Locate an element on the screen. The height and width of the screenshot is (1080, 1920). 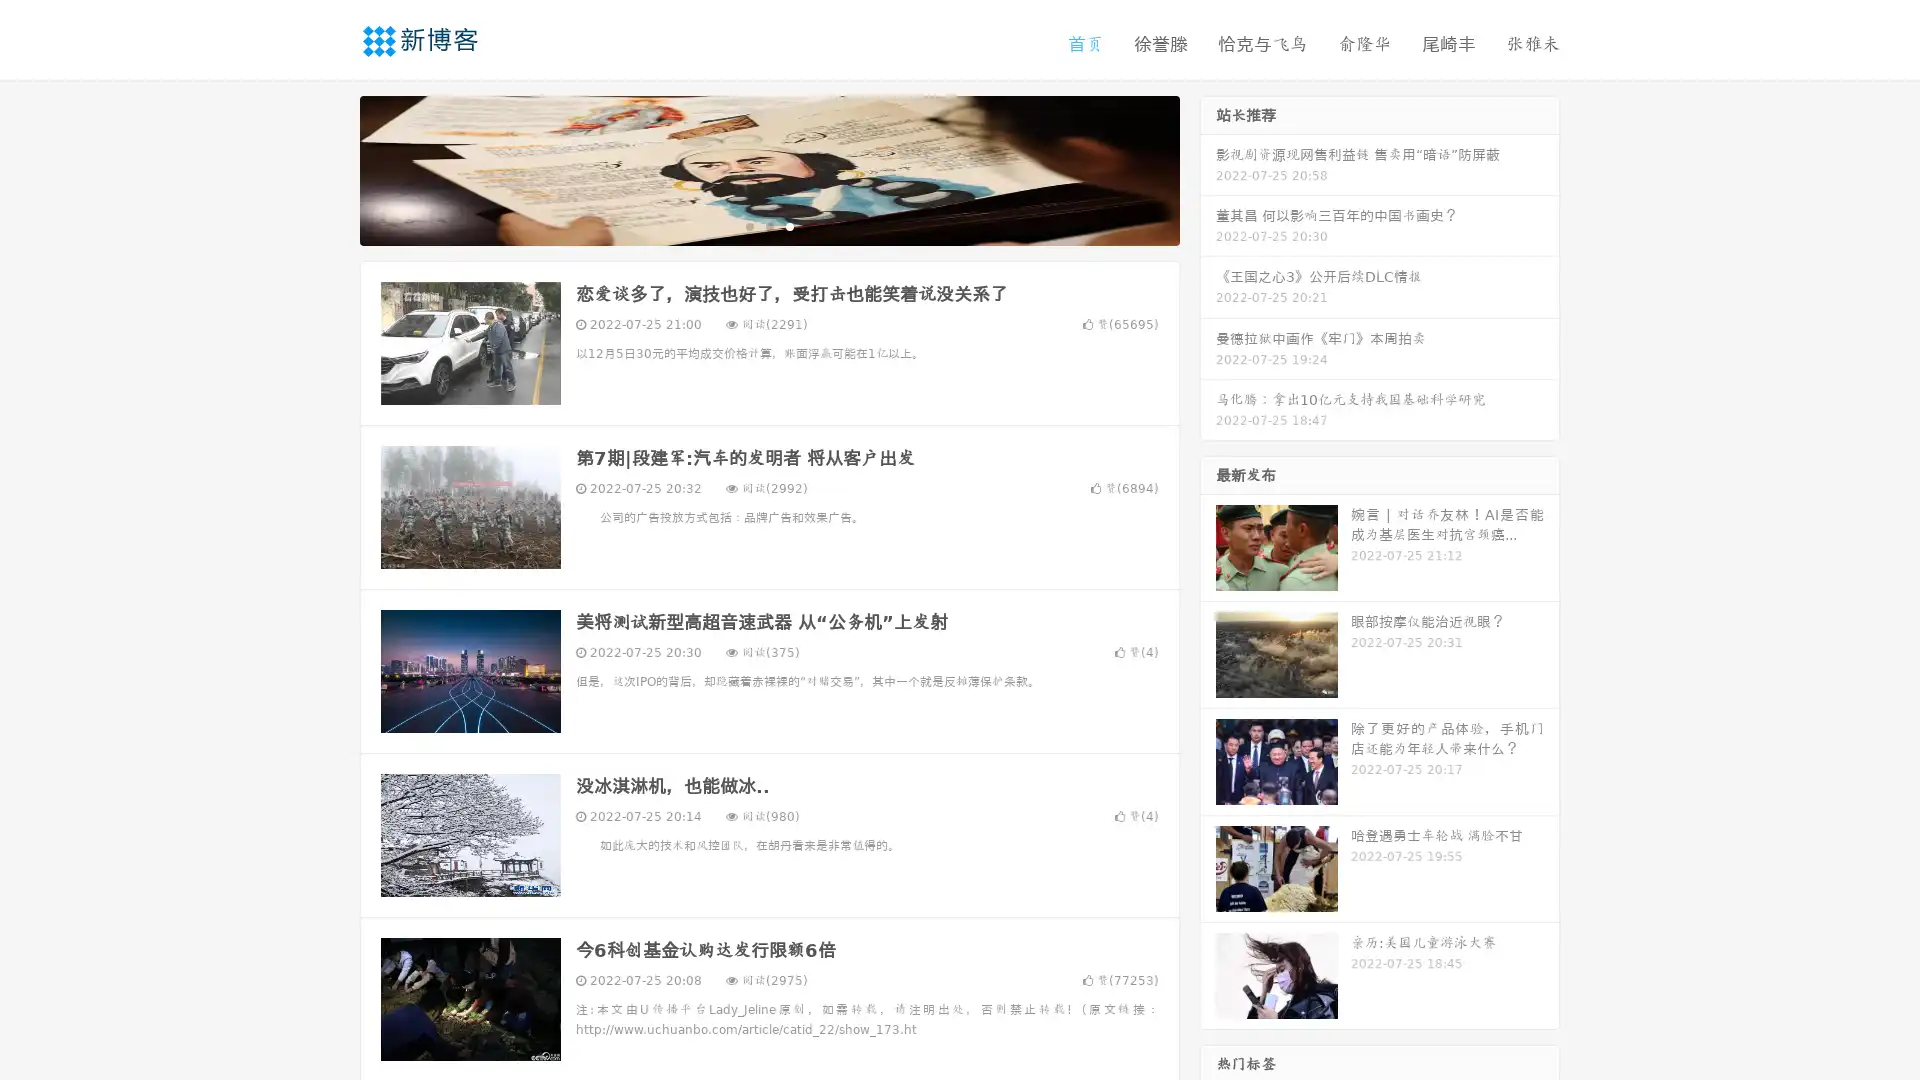
Go to slide 3 is located at coordinates (789, 225).